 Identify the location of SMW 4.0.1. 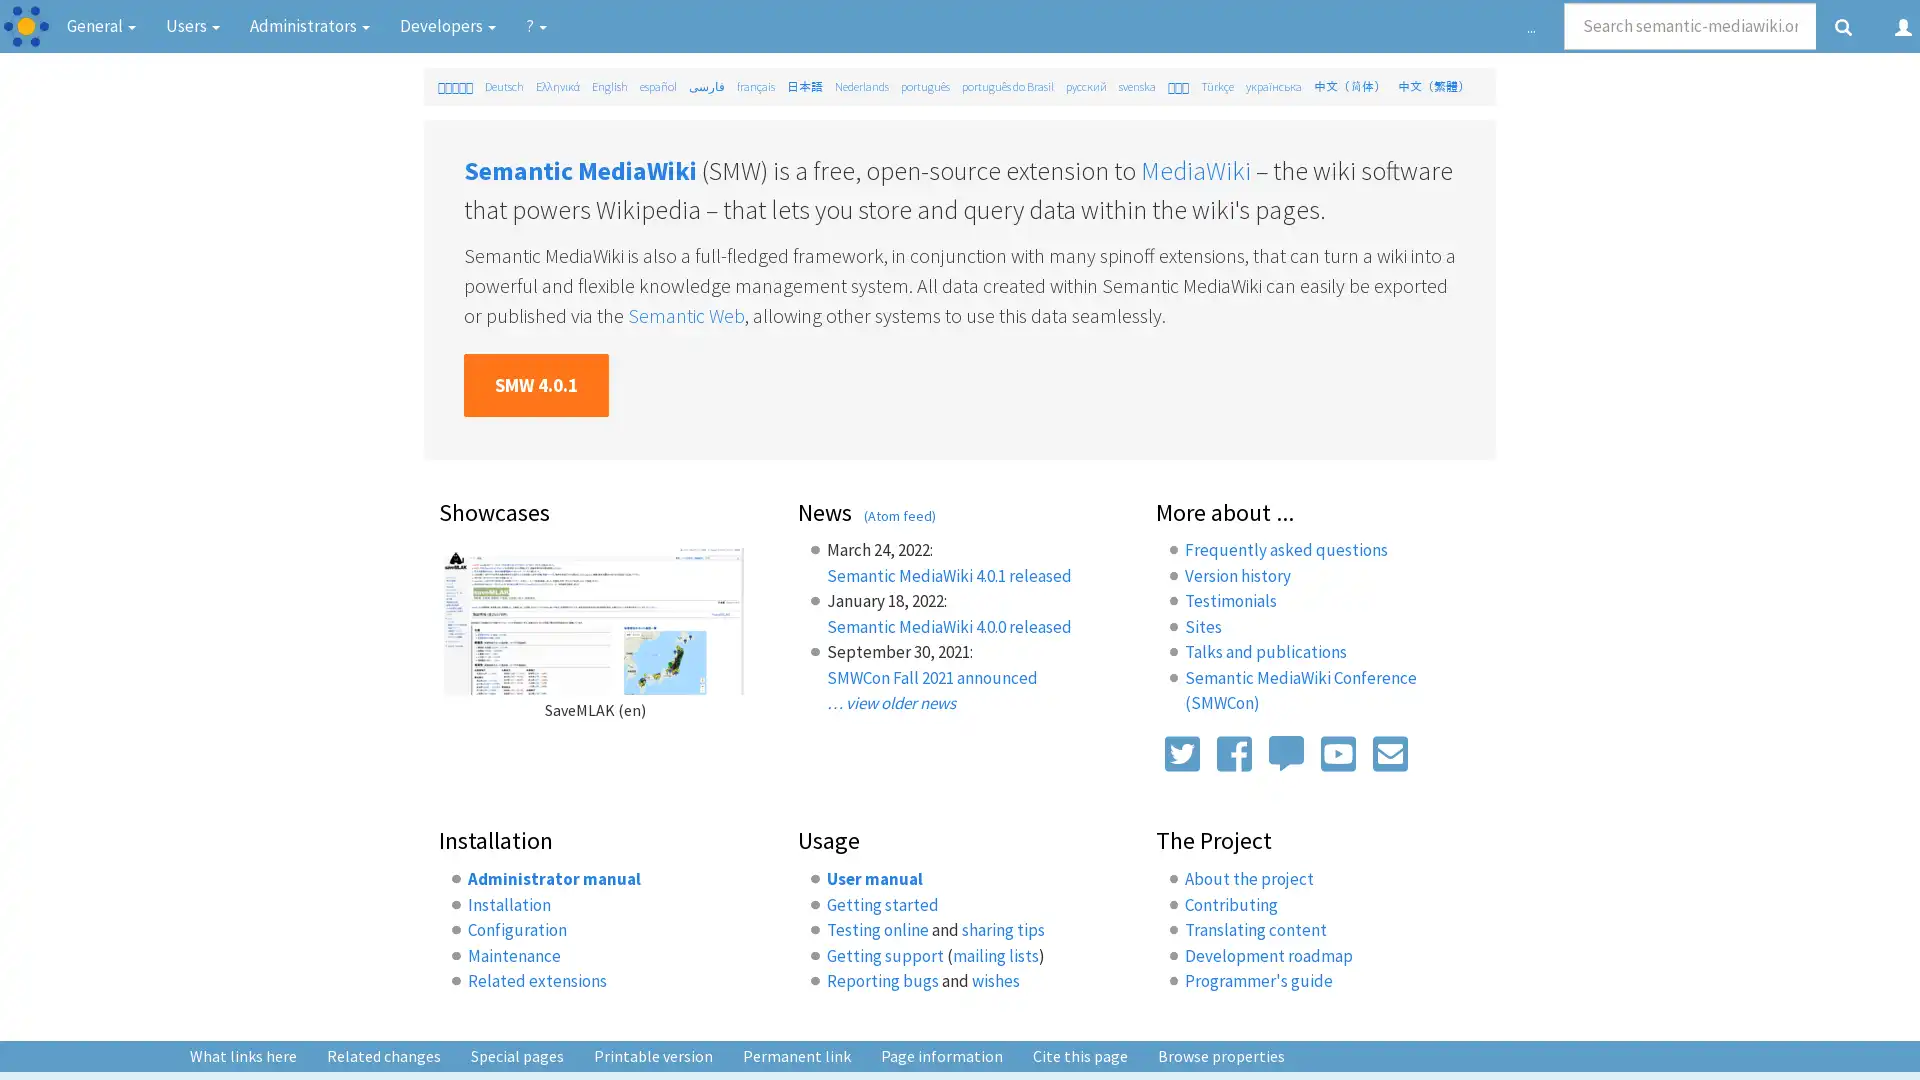
(536, 385).